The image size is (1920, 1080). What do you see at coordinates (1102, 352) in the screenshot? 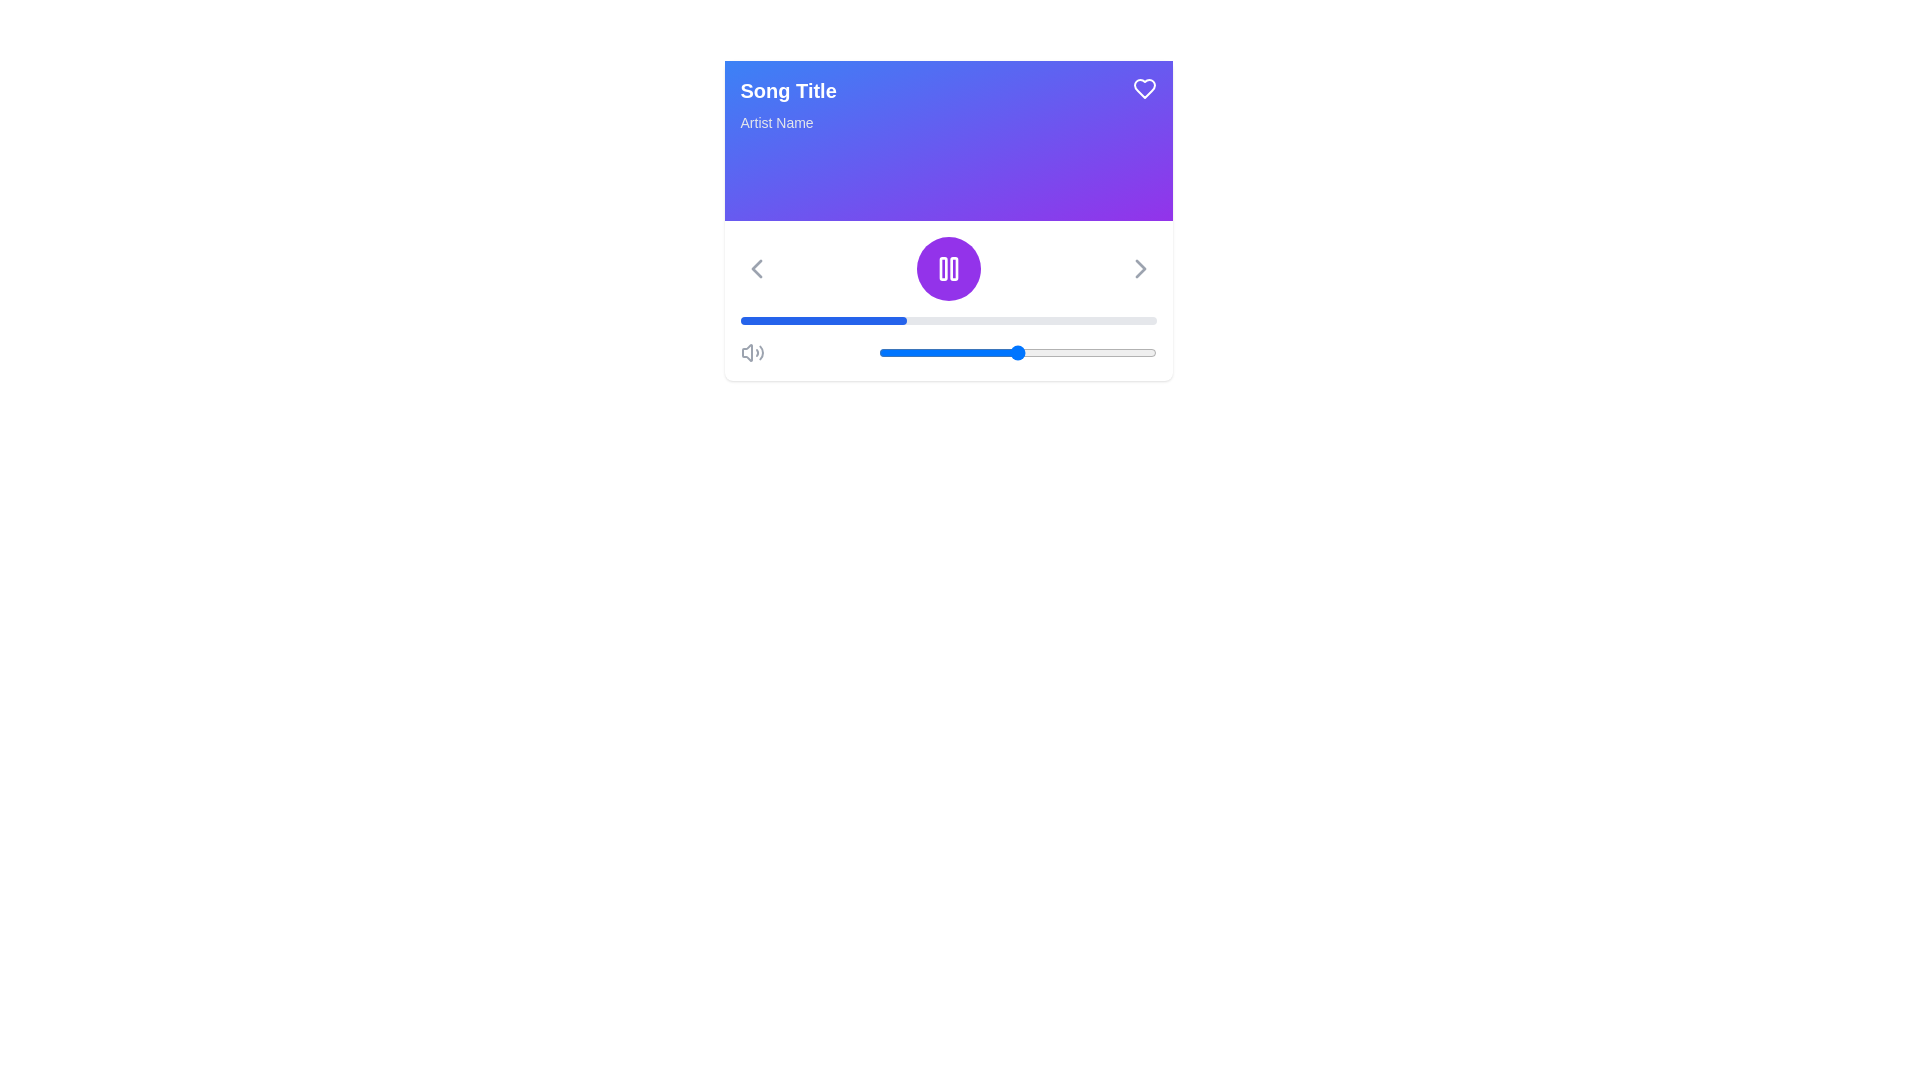
I see `volume` at bounding box center [1102, 352].